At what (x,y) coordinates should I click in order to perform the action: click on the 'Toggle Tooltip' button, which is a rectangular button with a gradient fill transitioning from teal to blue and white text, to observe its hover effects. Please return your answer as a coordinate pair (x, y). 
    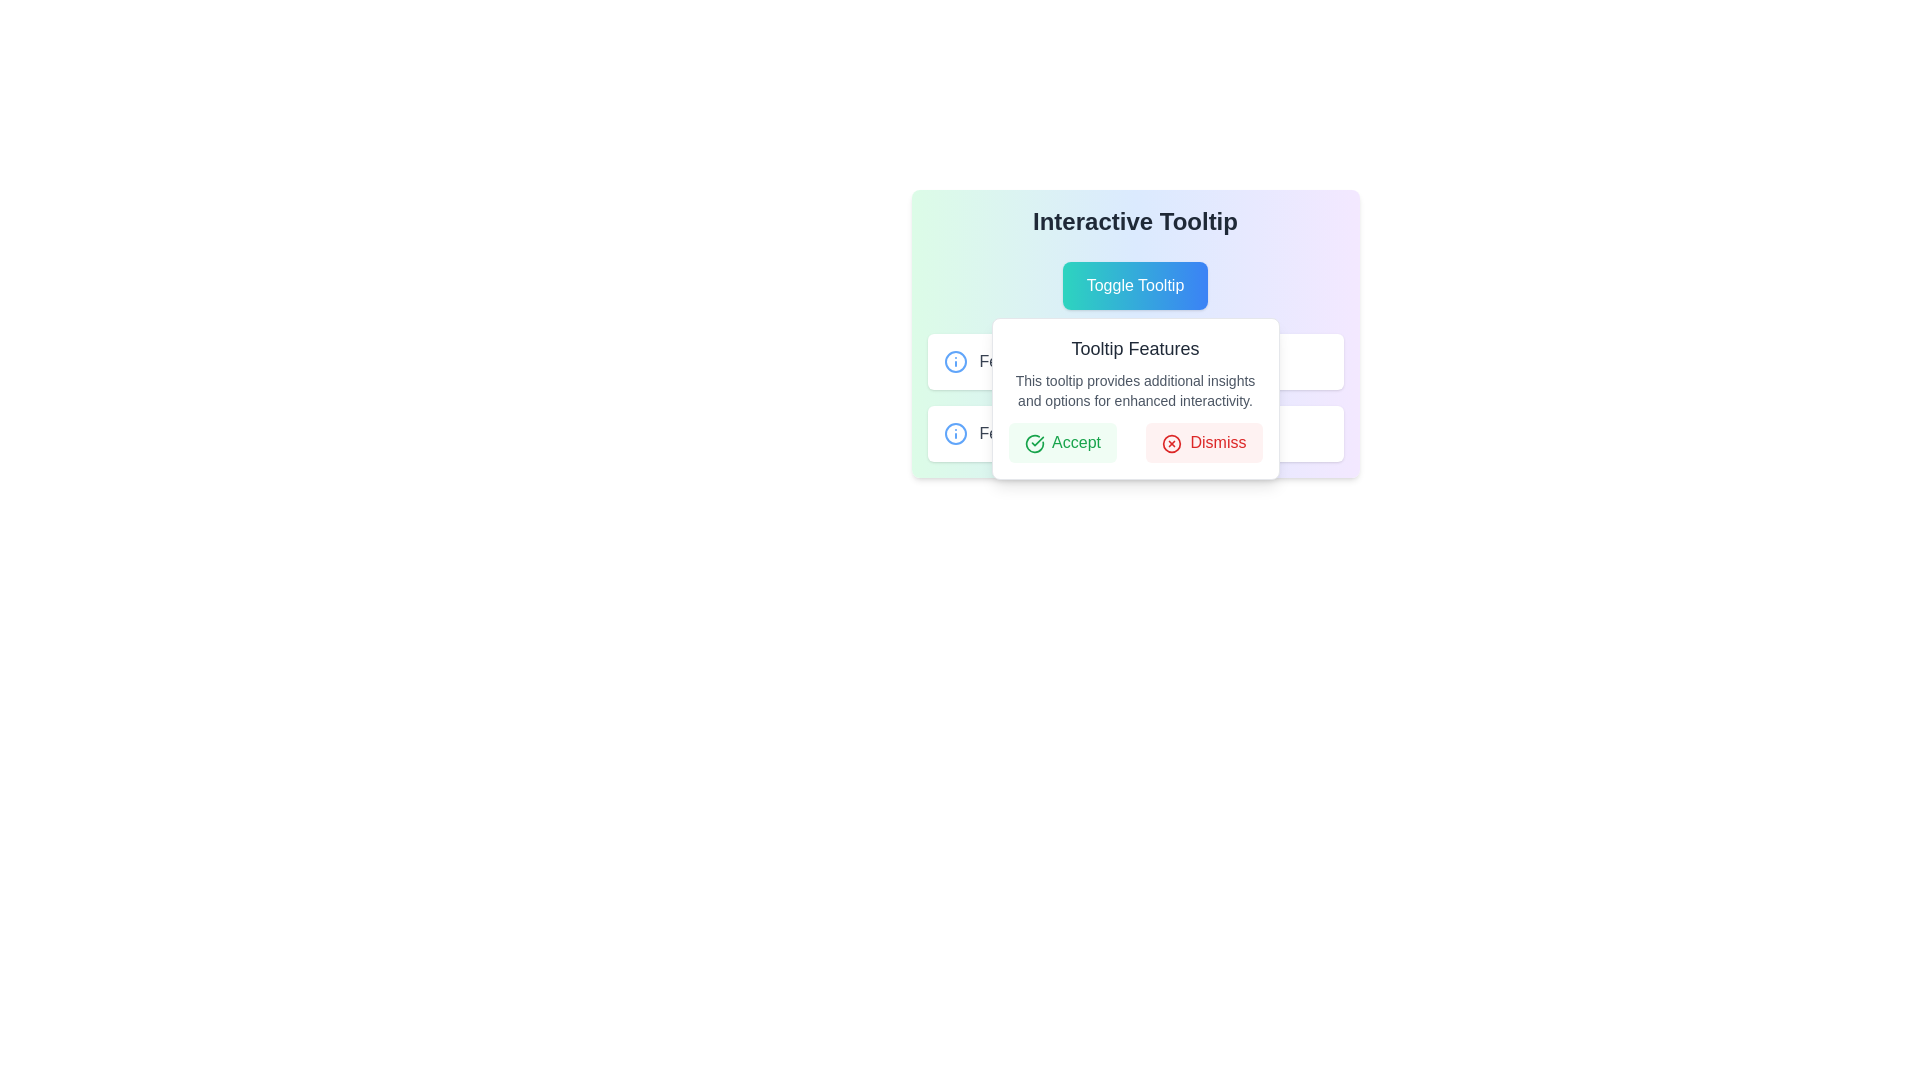
    Looking at the image, I should click on (1135, 285).